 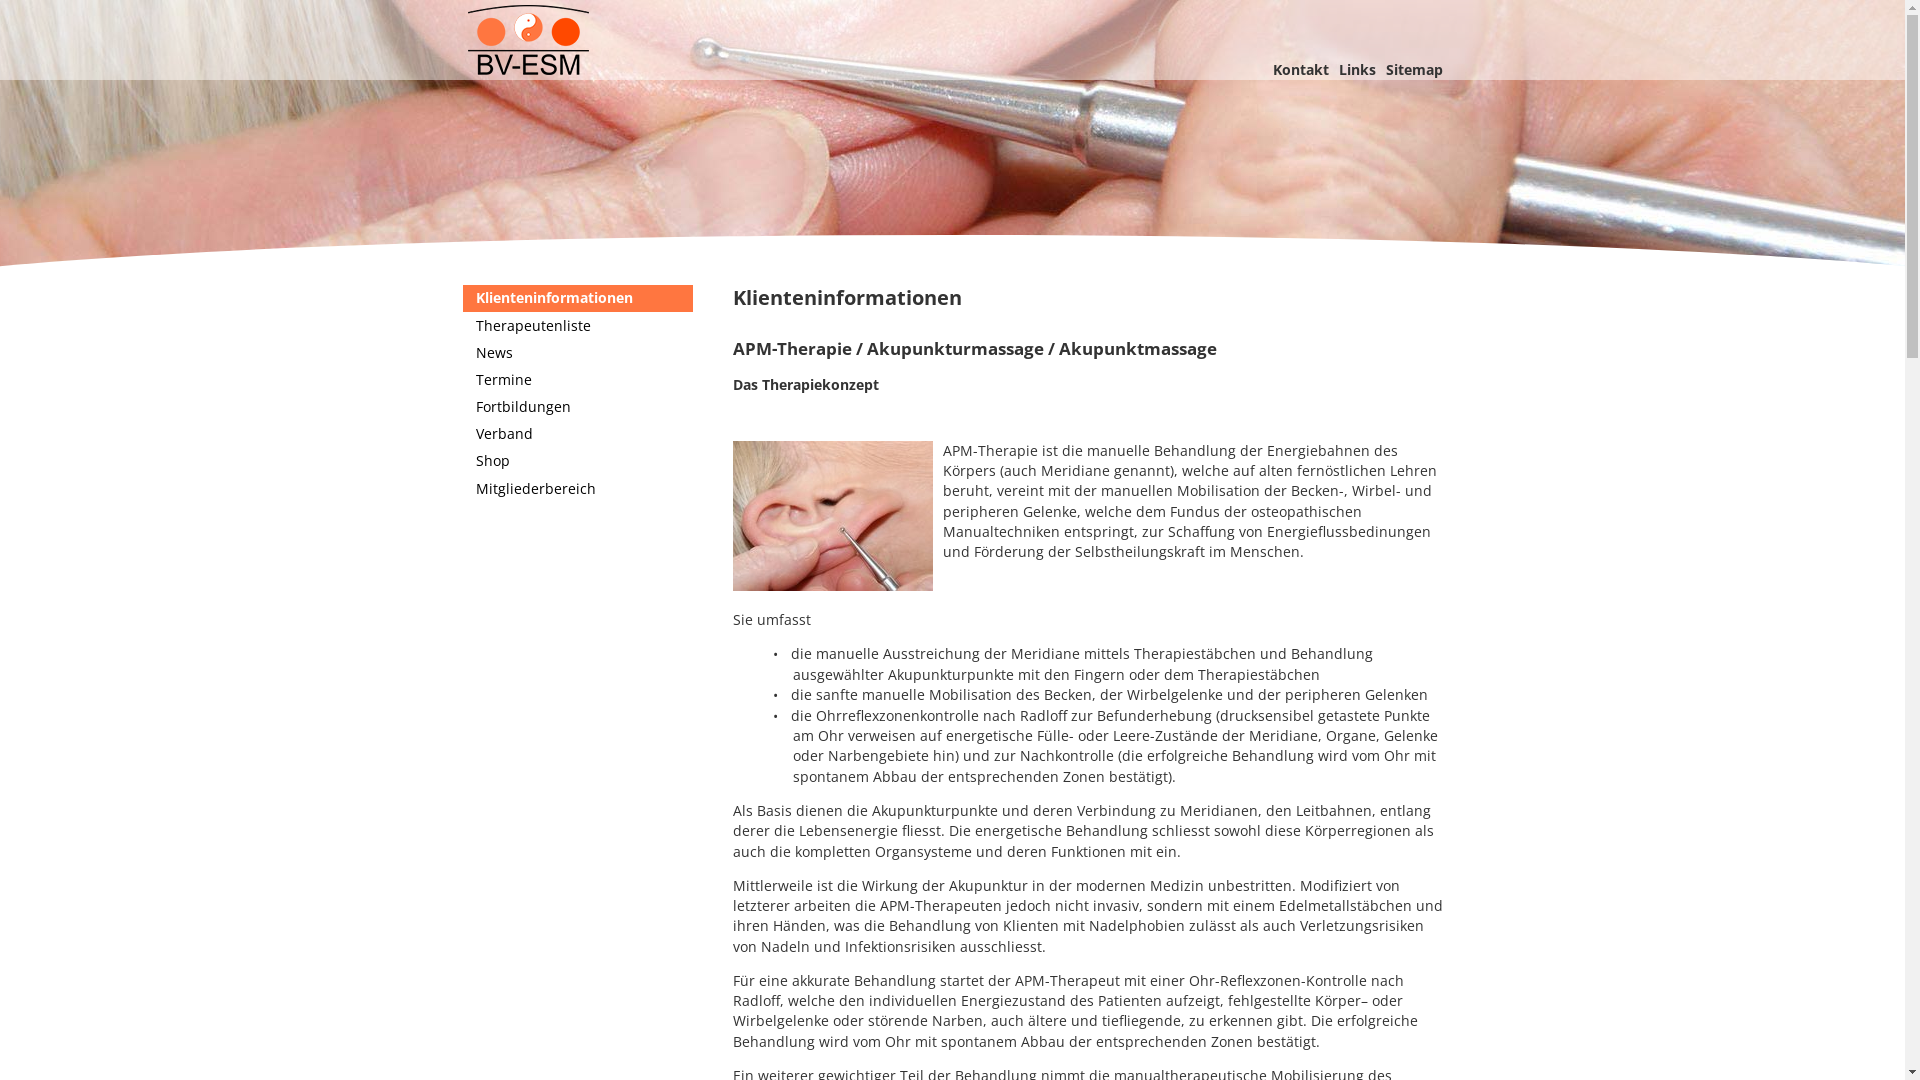 I want to click on 'Termine', so click(x=575, y=380).